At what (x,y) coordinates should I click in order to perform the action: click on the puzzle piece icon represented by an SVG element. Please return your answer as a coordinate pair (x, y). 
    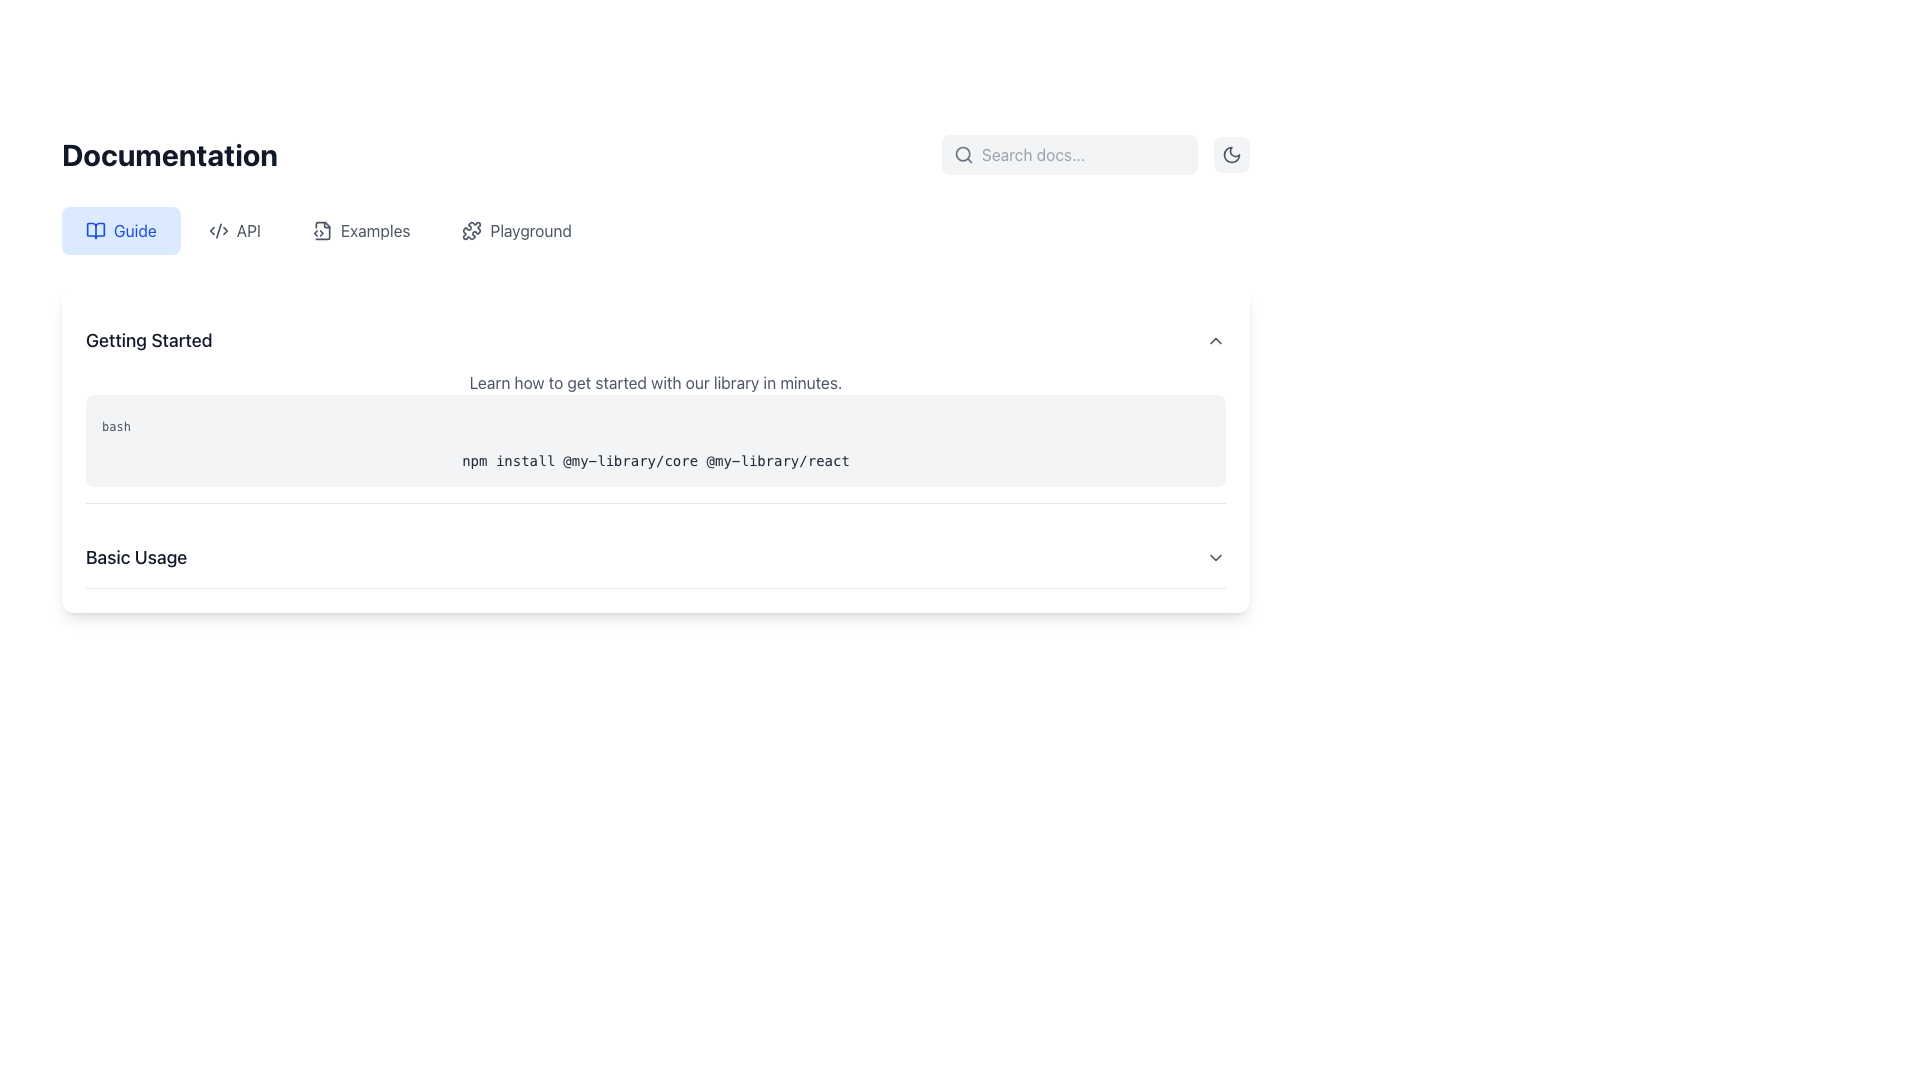
    Looking at the image, I should click on (471, 230).